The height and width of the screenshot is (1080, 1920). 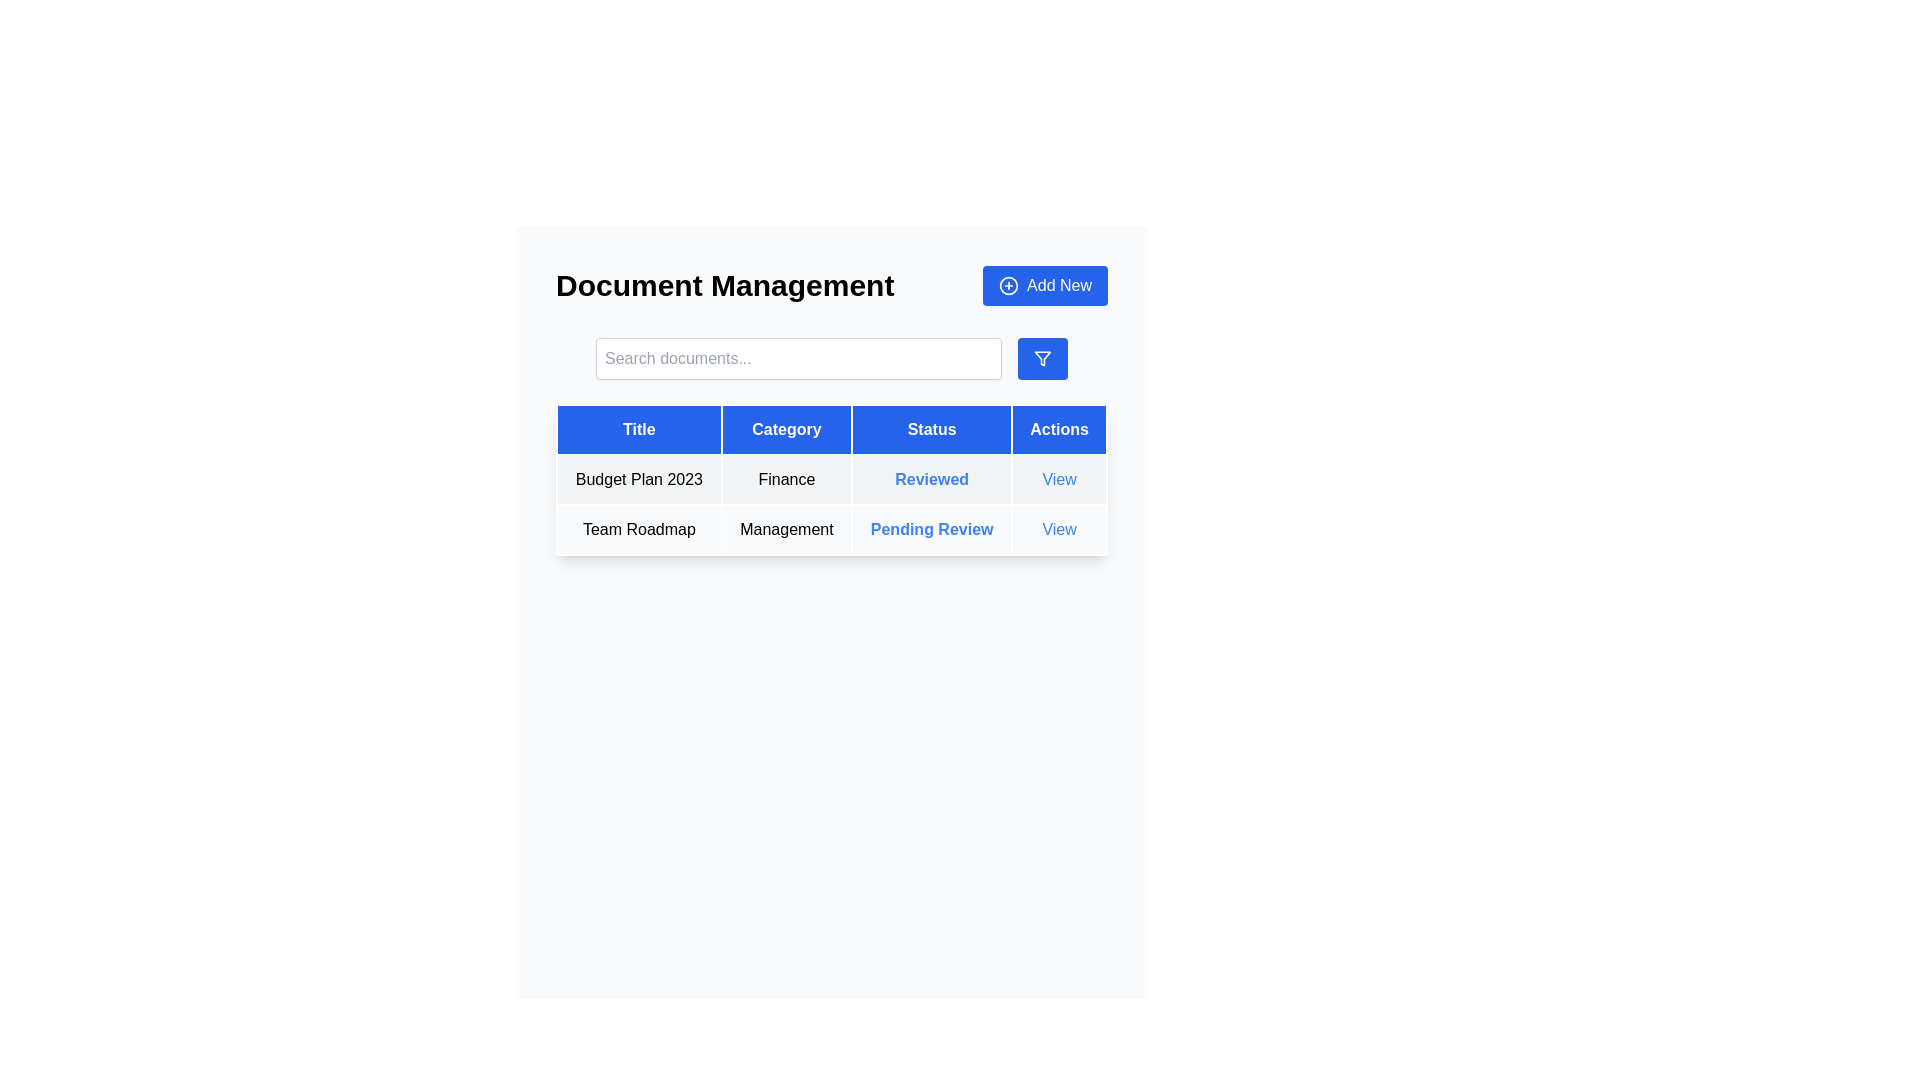 I want to click on the decorative icon within the 'Add New' button located in the top-right corner of the section, which indicates the function of adding a new item, so click(x=1009, y=285).